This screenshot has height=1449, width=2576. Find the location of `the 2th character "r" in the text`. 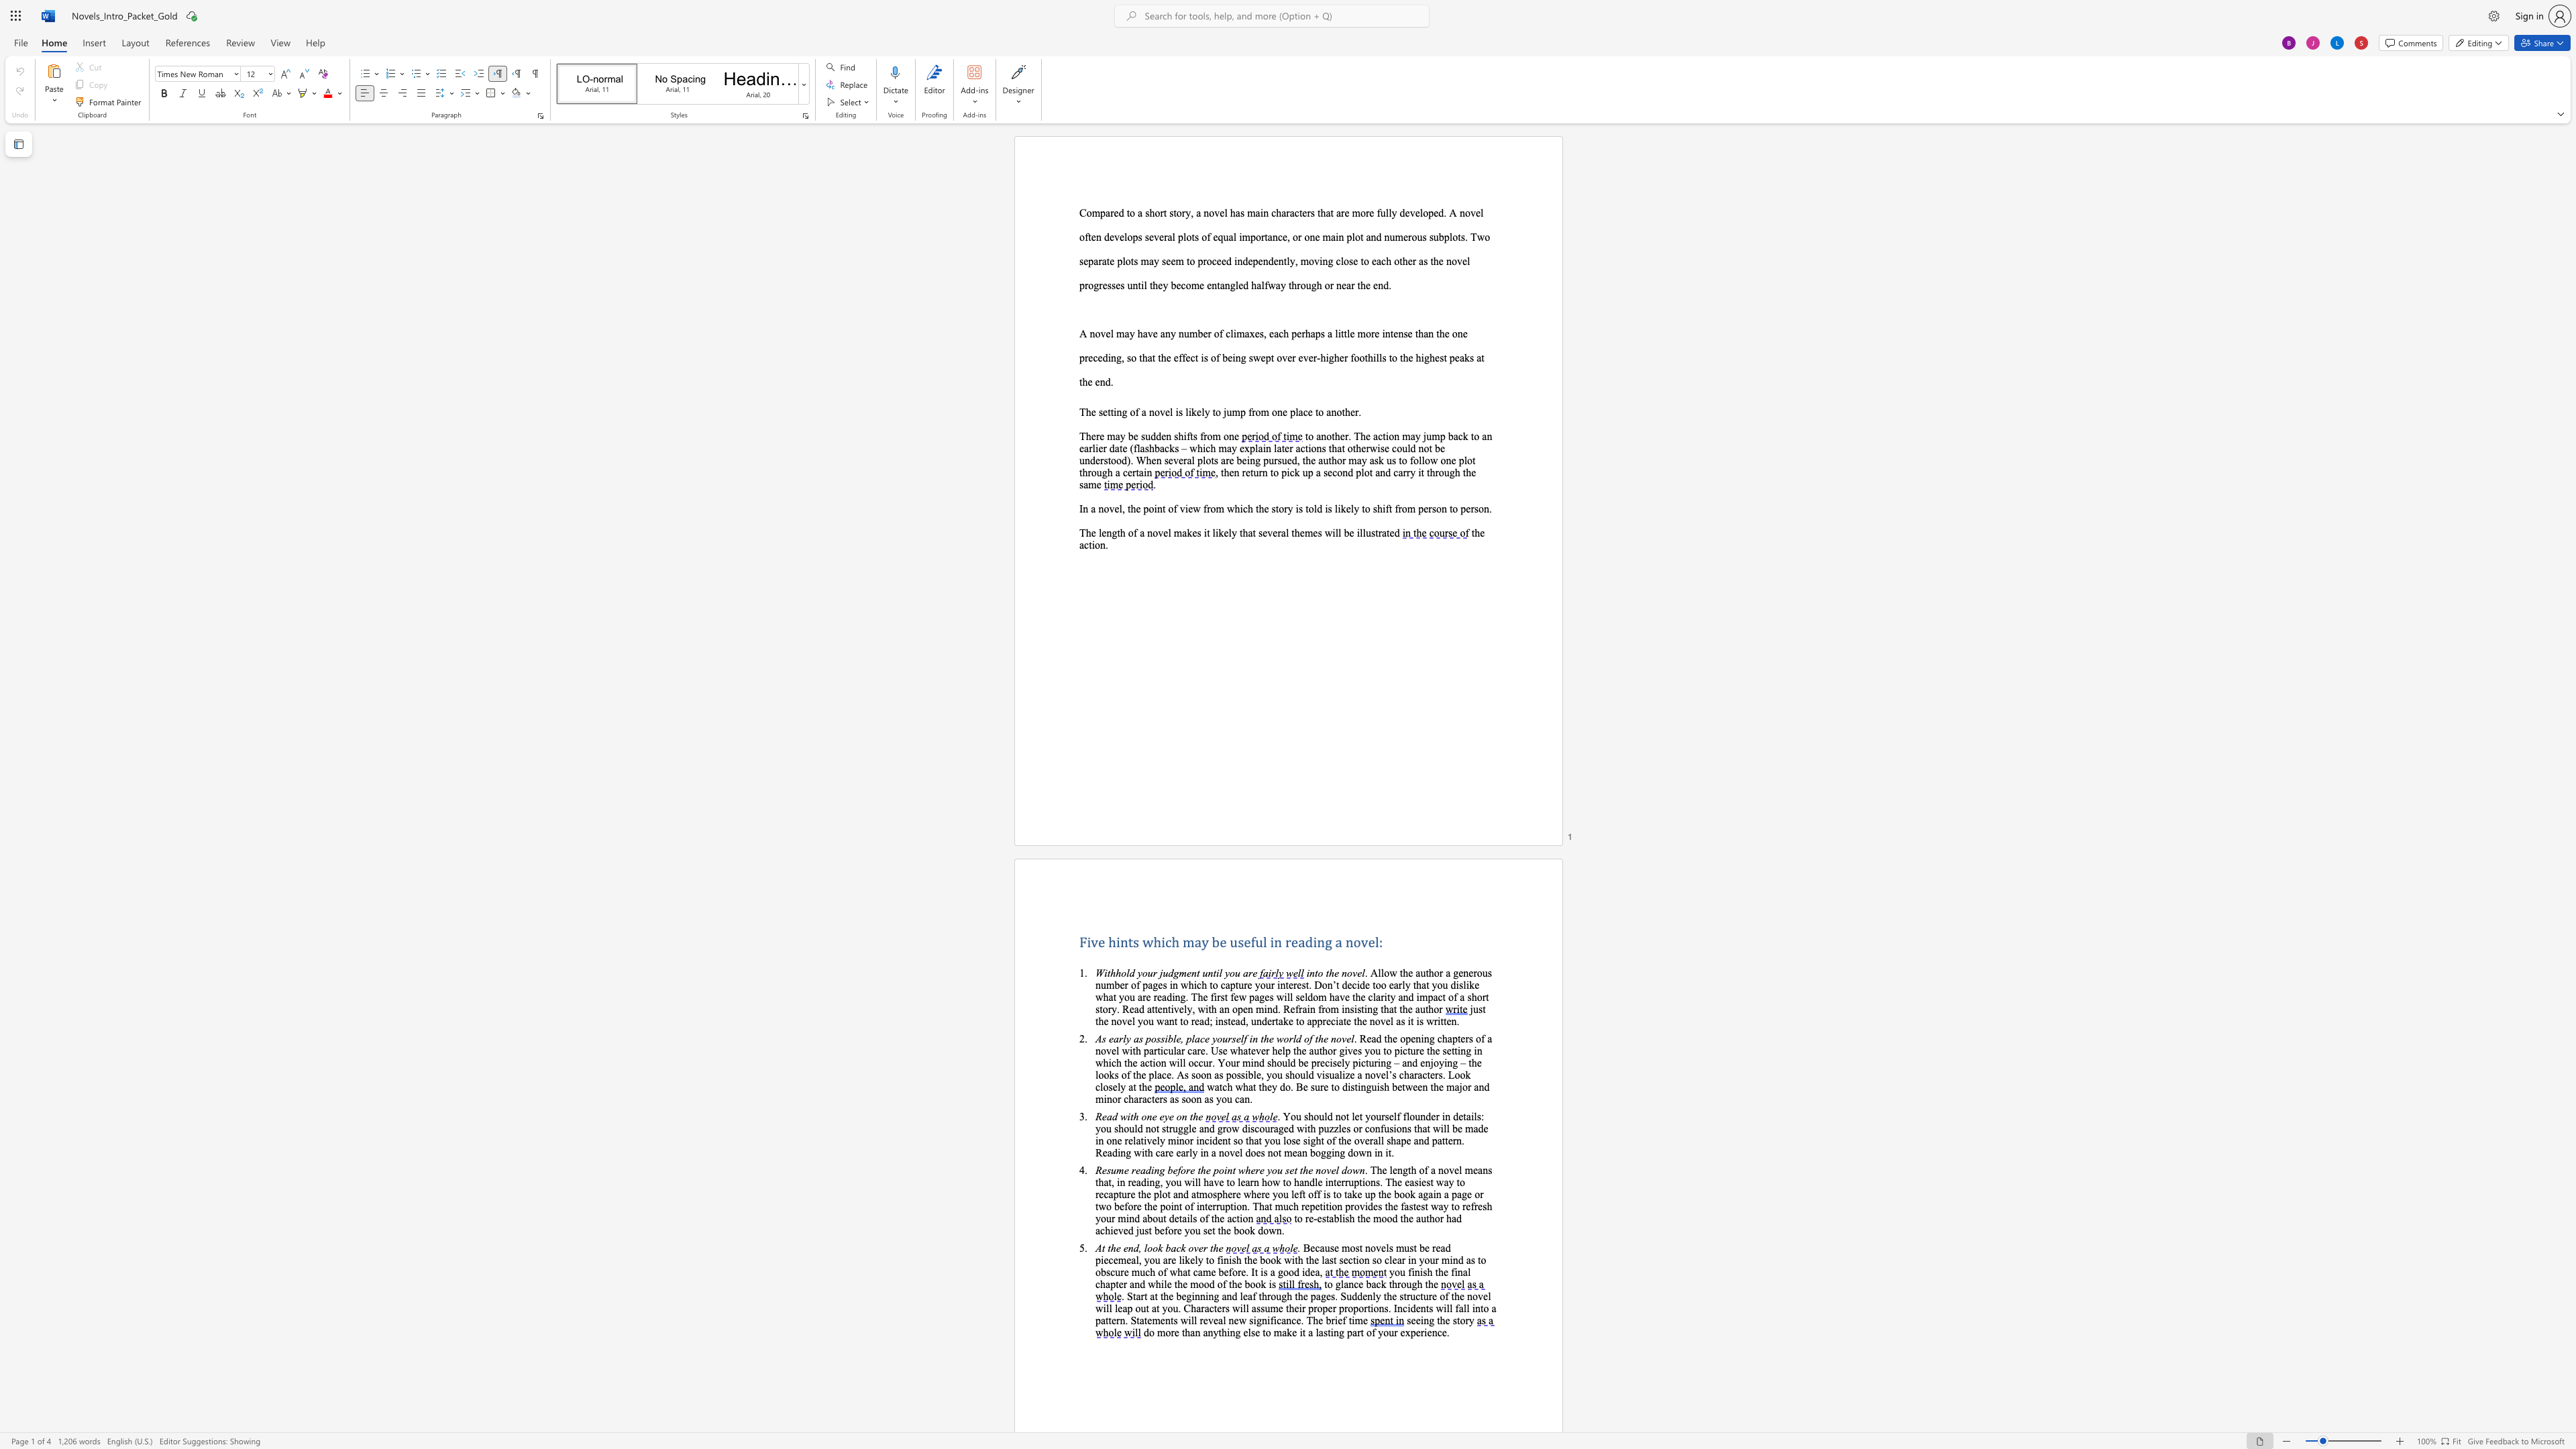

the 2th character "r" in the text is located at coordinates (1284, 508).